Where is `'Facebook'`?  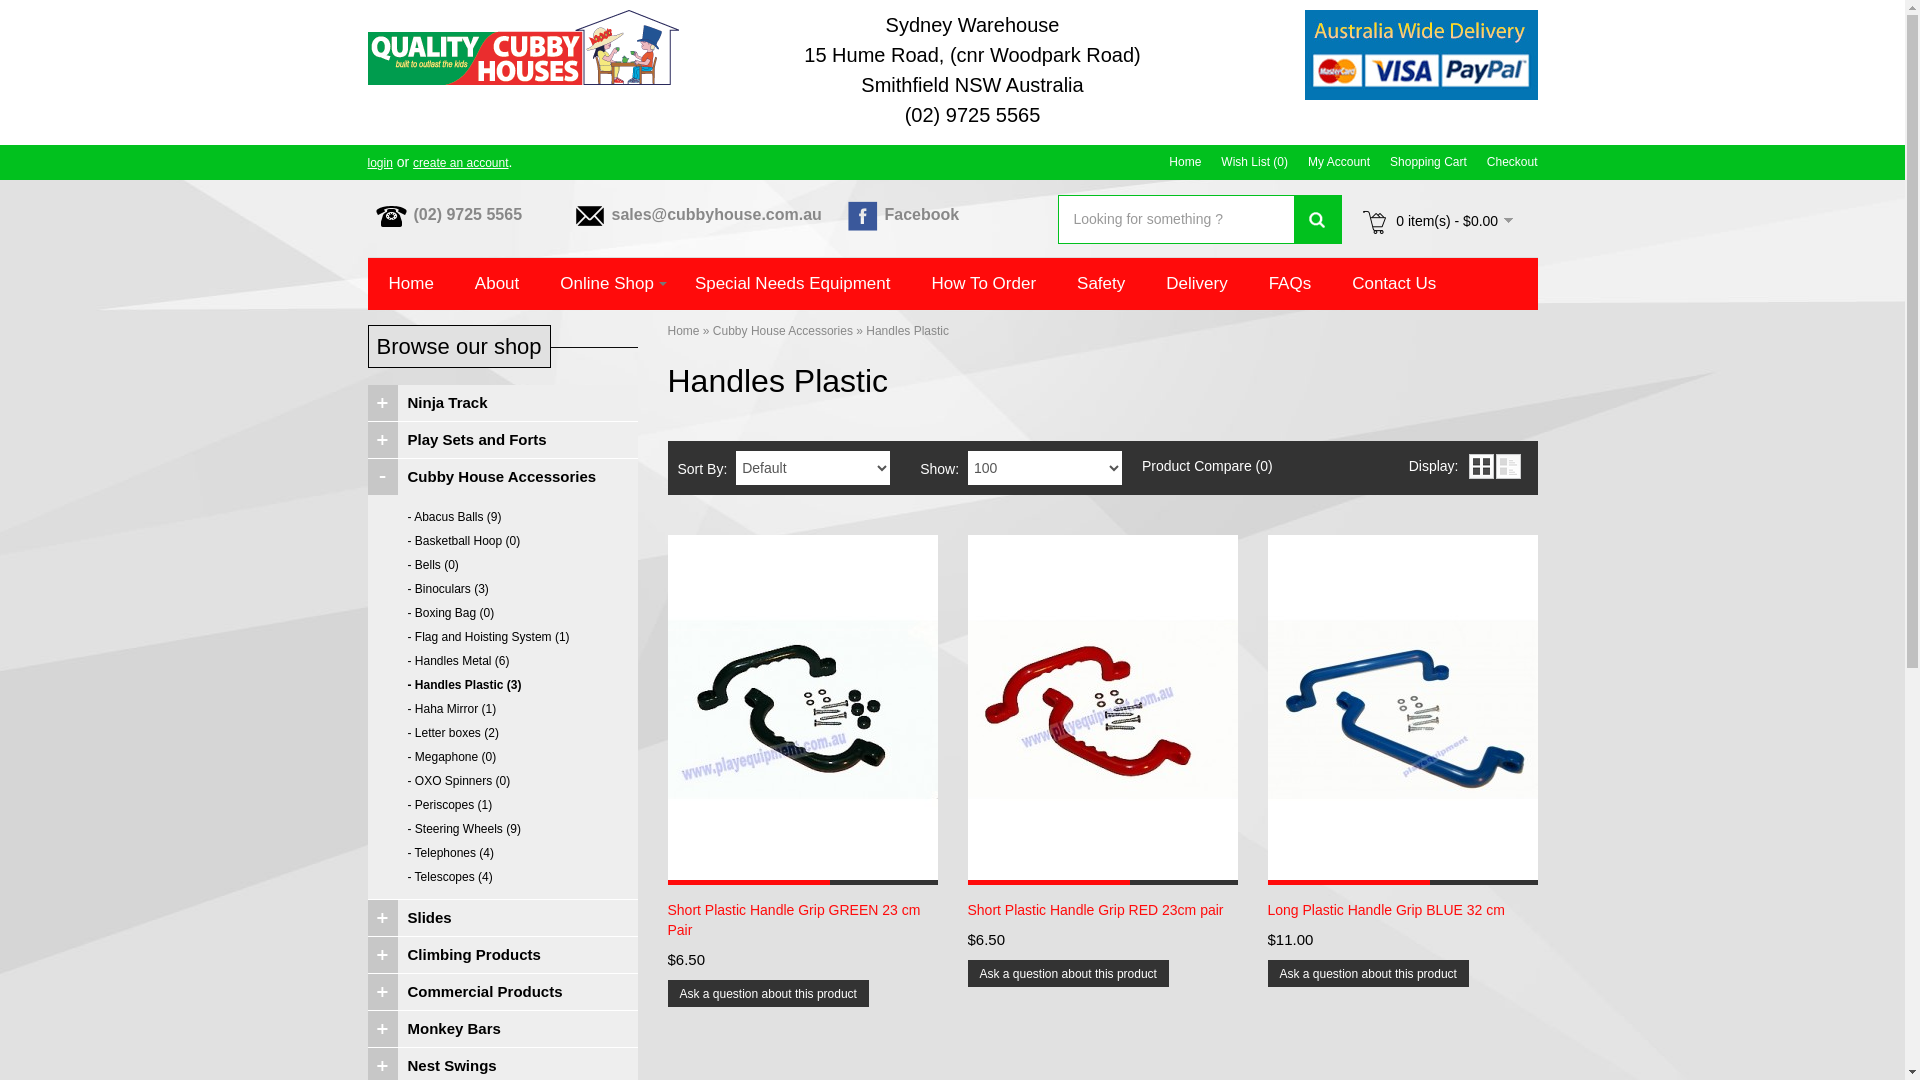
'Facebook' is located at coordinates (974, 218).